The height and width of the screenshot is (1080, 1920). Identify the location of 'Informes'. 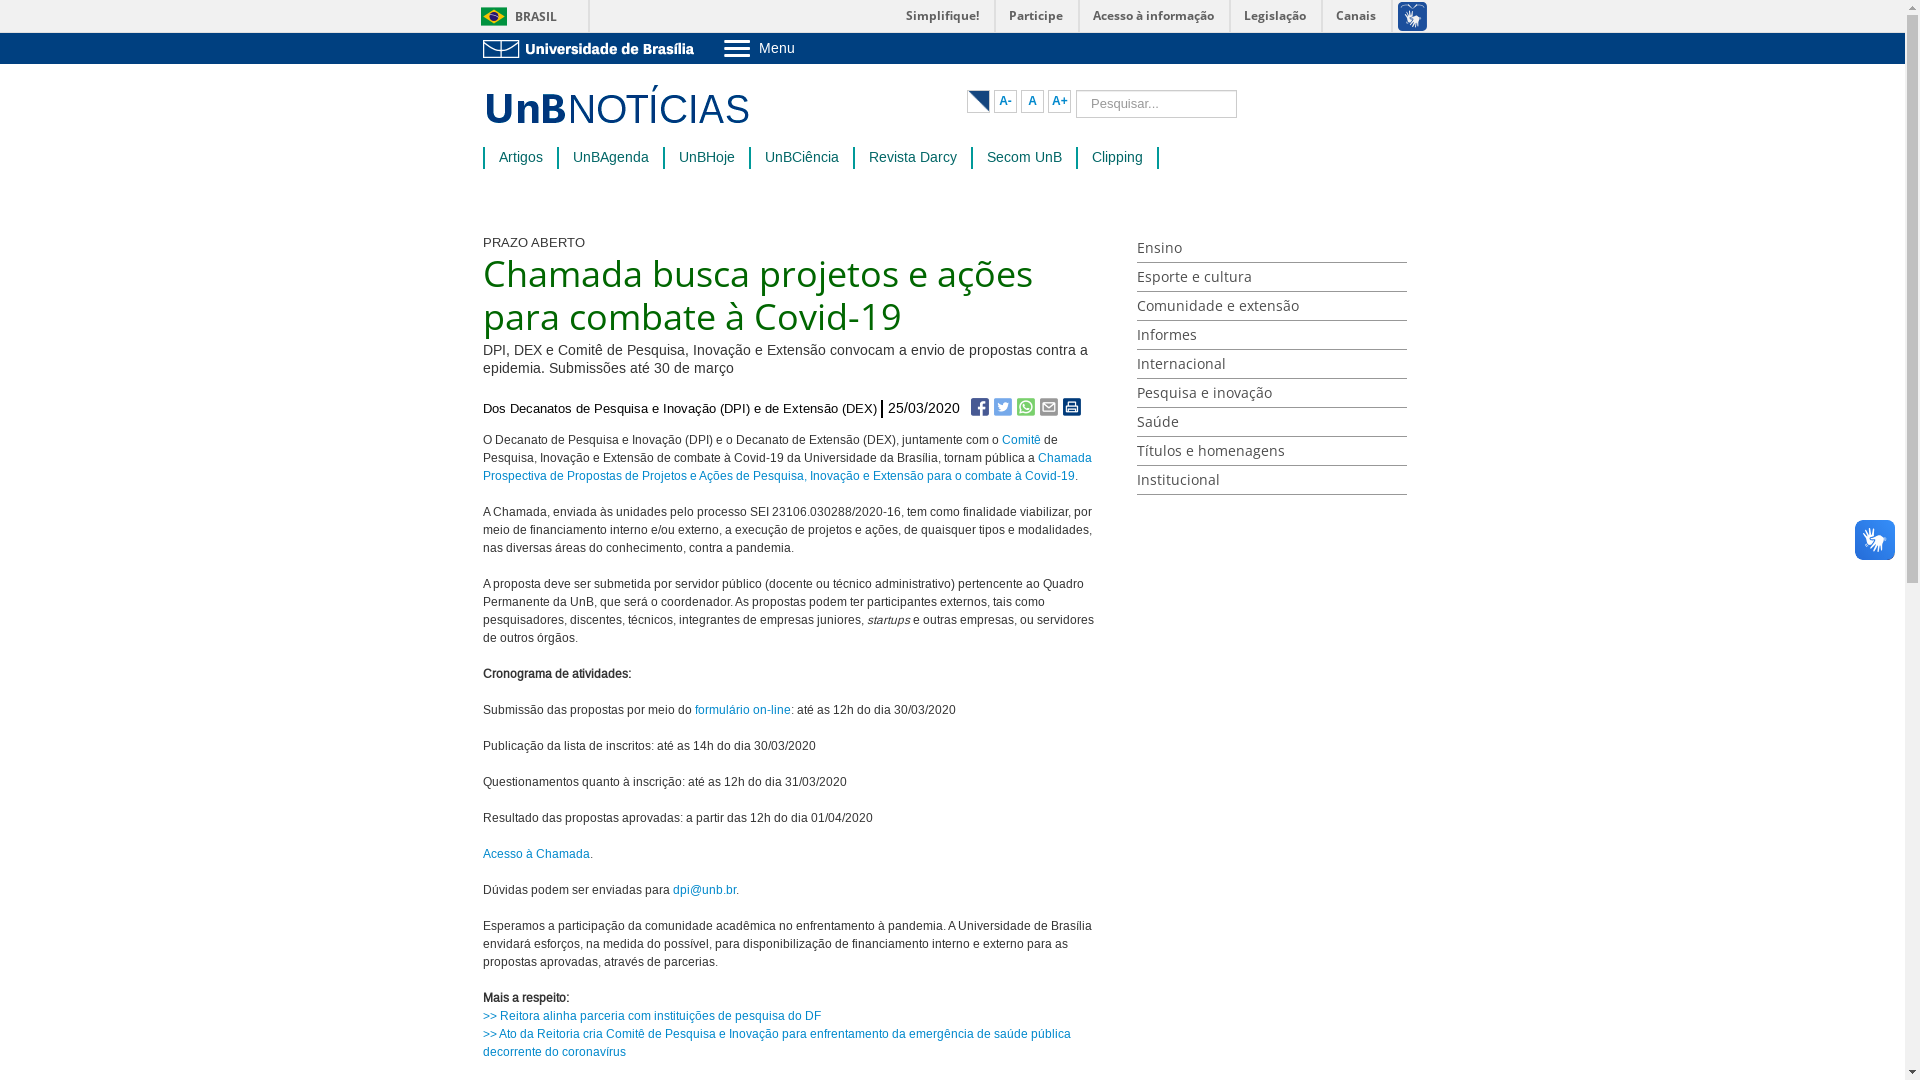
(1271, 334).